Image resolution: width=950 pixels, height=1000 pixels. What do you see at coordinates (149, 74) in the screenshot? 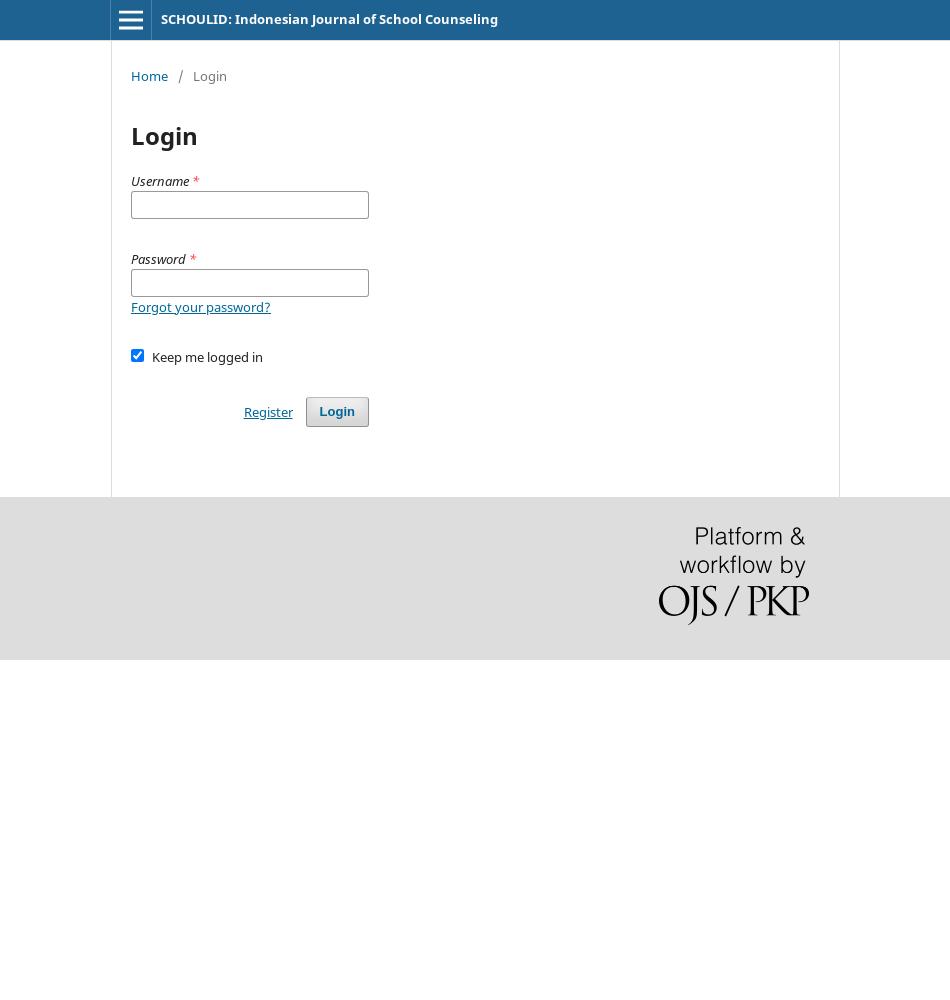
I see `'Home'` at bounding box center [149, 74].